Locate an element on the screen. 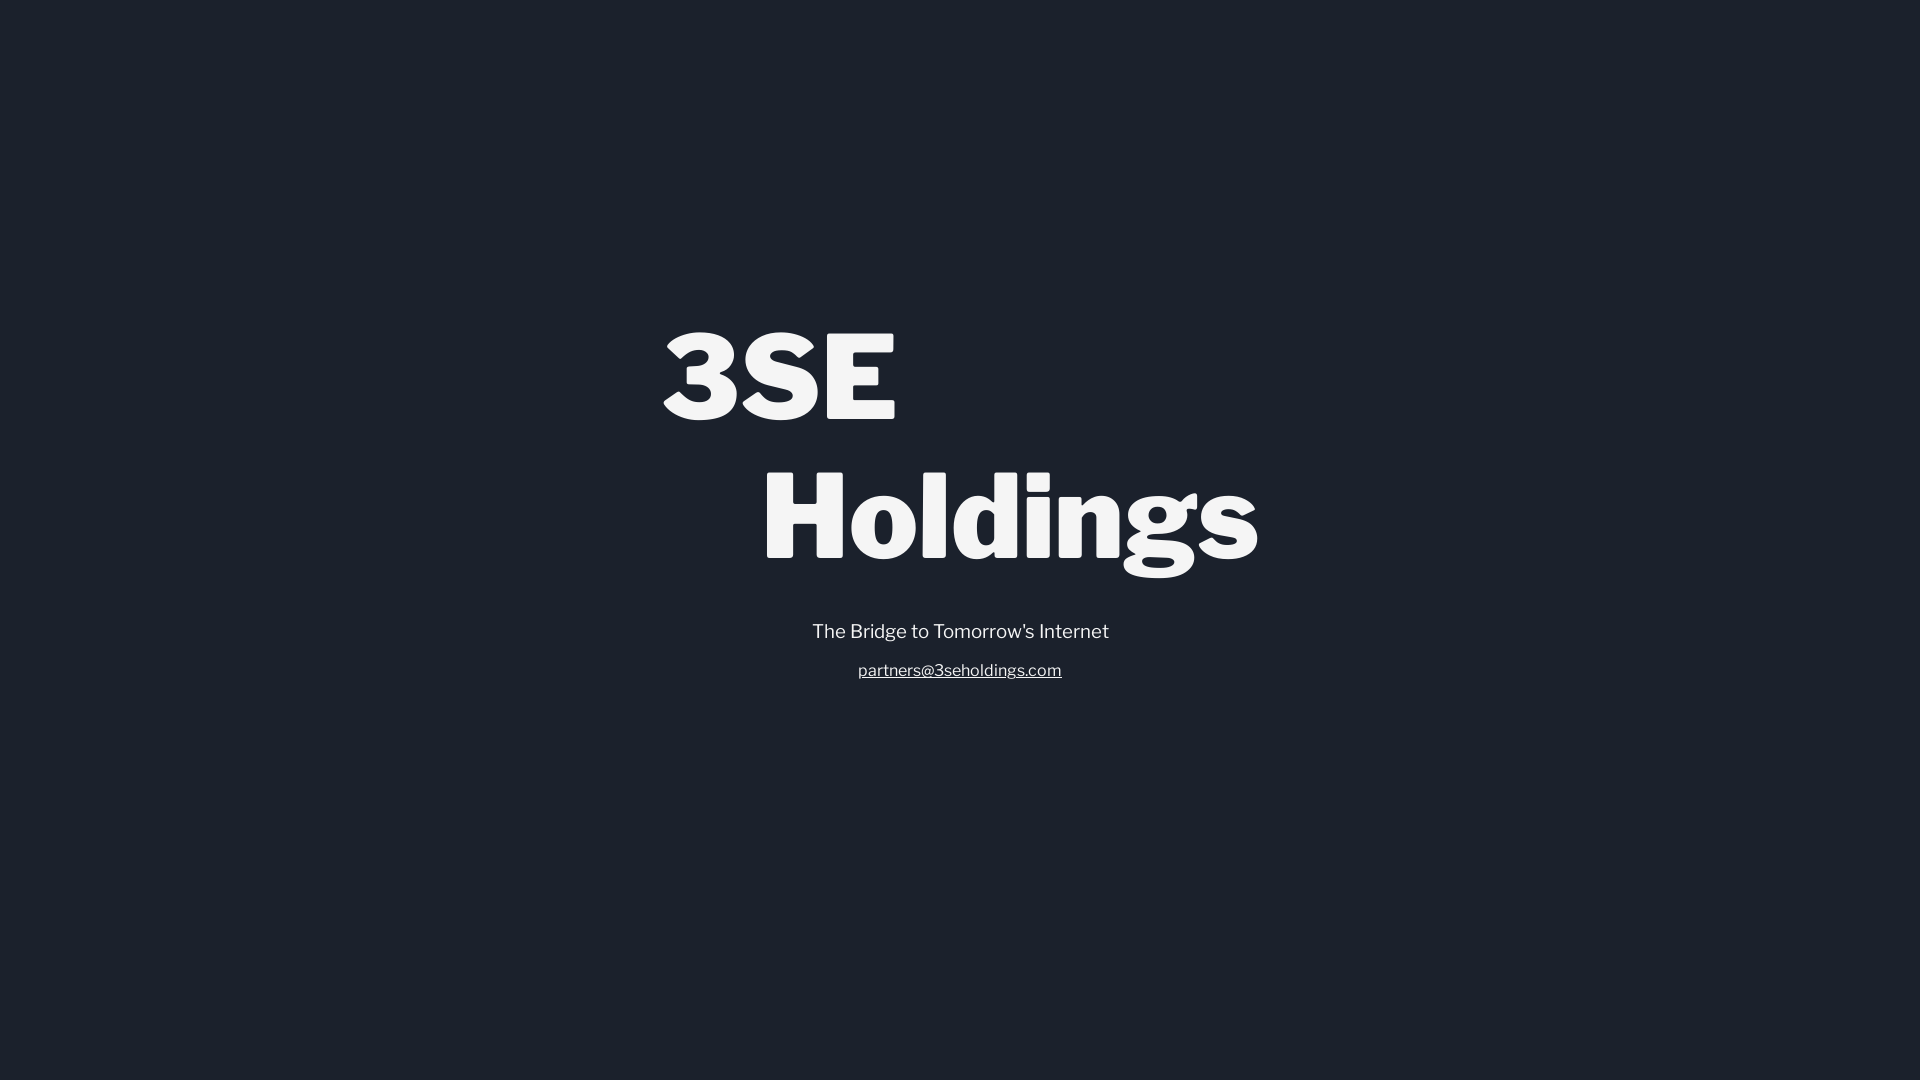 The height and width of the screenshot is (1080, 1920). 'partners@3seholdings.com' is located at coordinates (960, 670).